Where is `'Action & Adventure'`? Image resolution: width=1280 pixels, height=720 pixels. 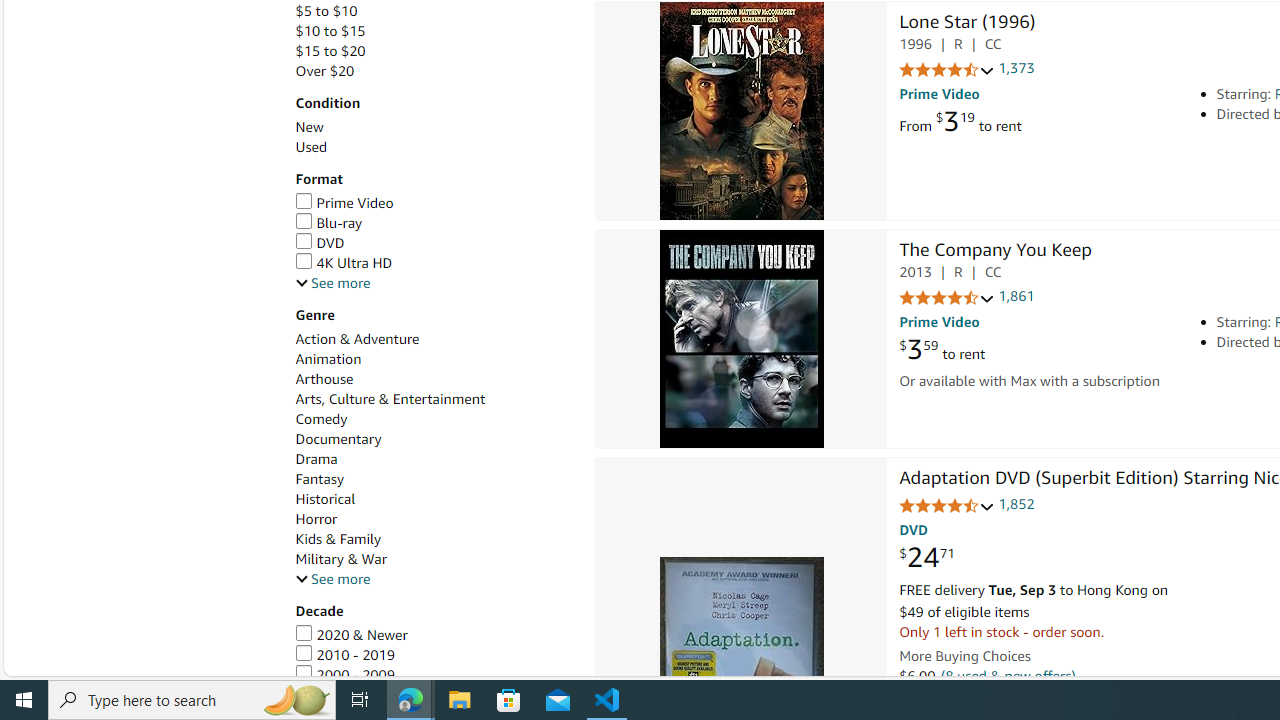
'Action & Adventure' is located at coordinates (433, 338).